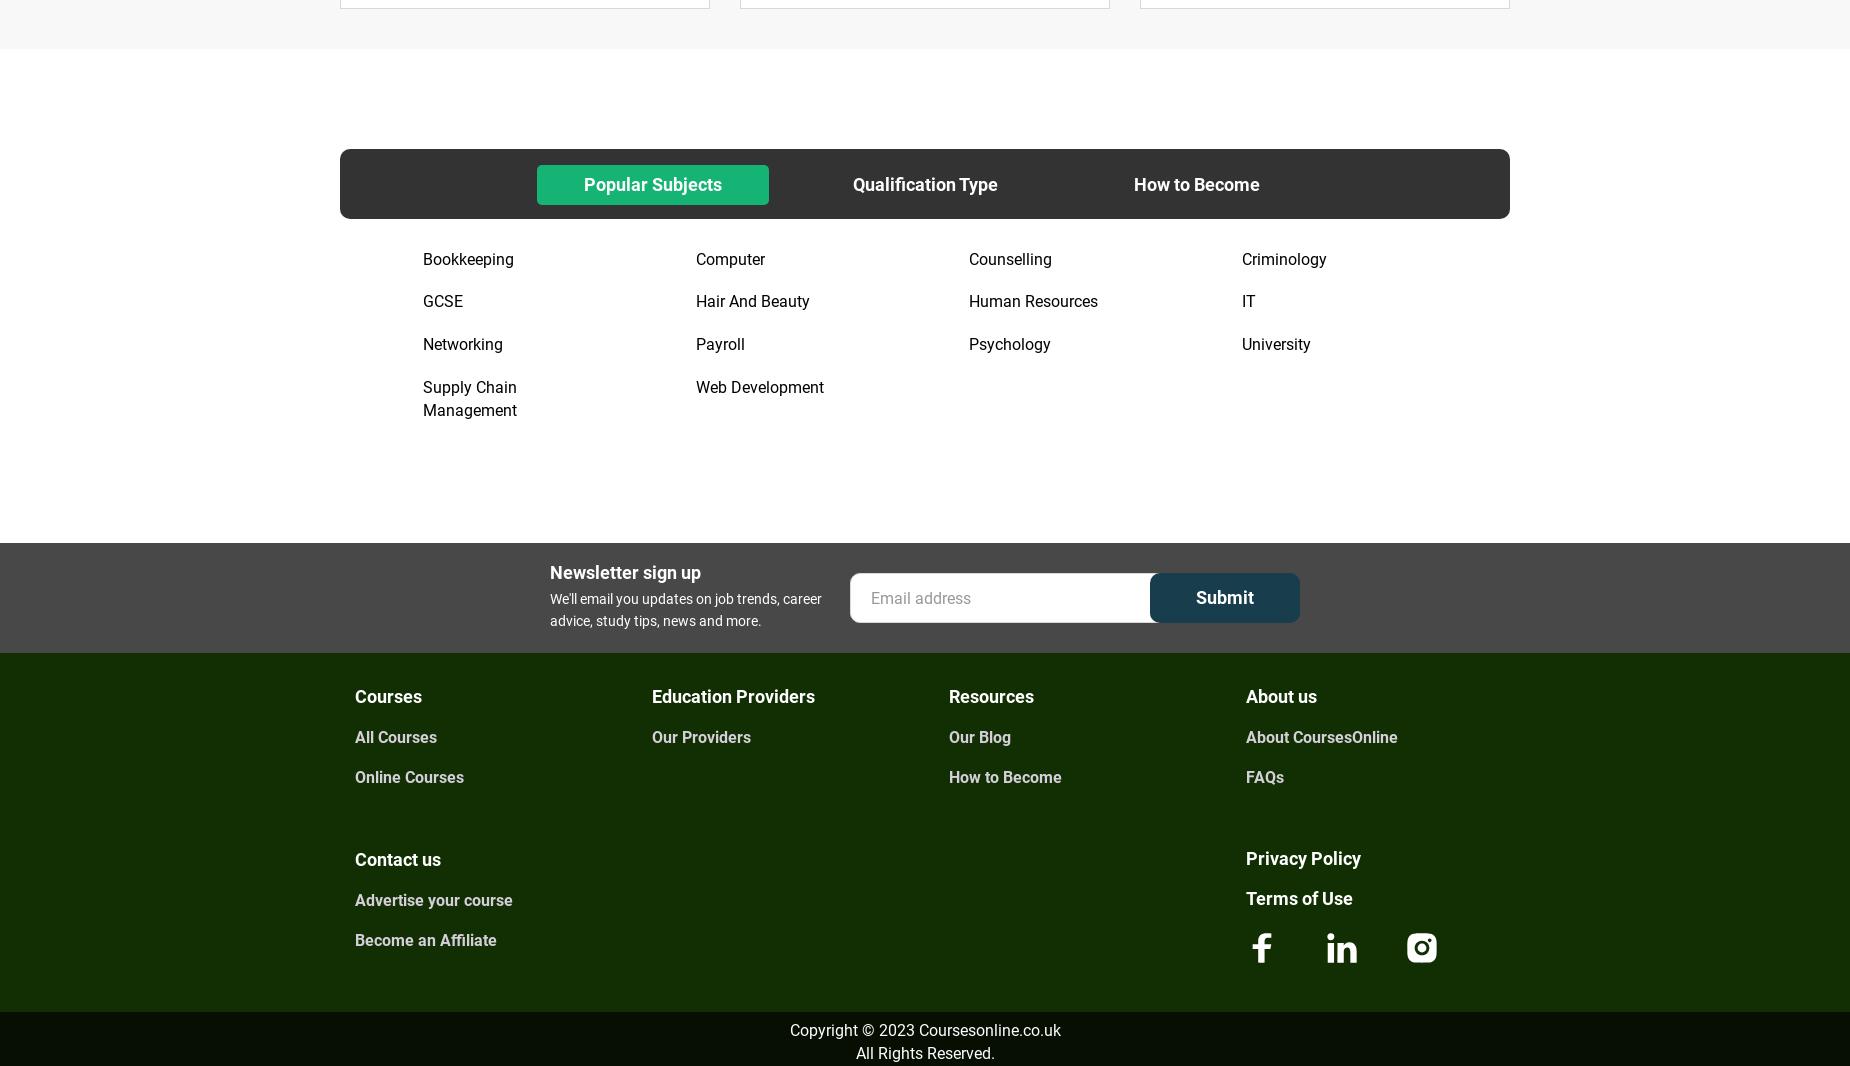  I want to click on 'FAQs', so click(1244, 776).